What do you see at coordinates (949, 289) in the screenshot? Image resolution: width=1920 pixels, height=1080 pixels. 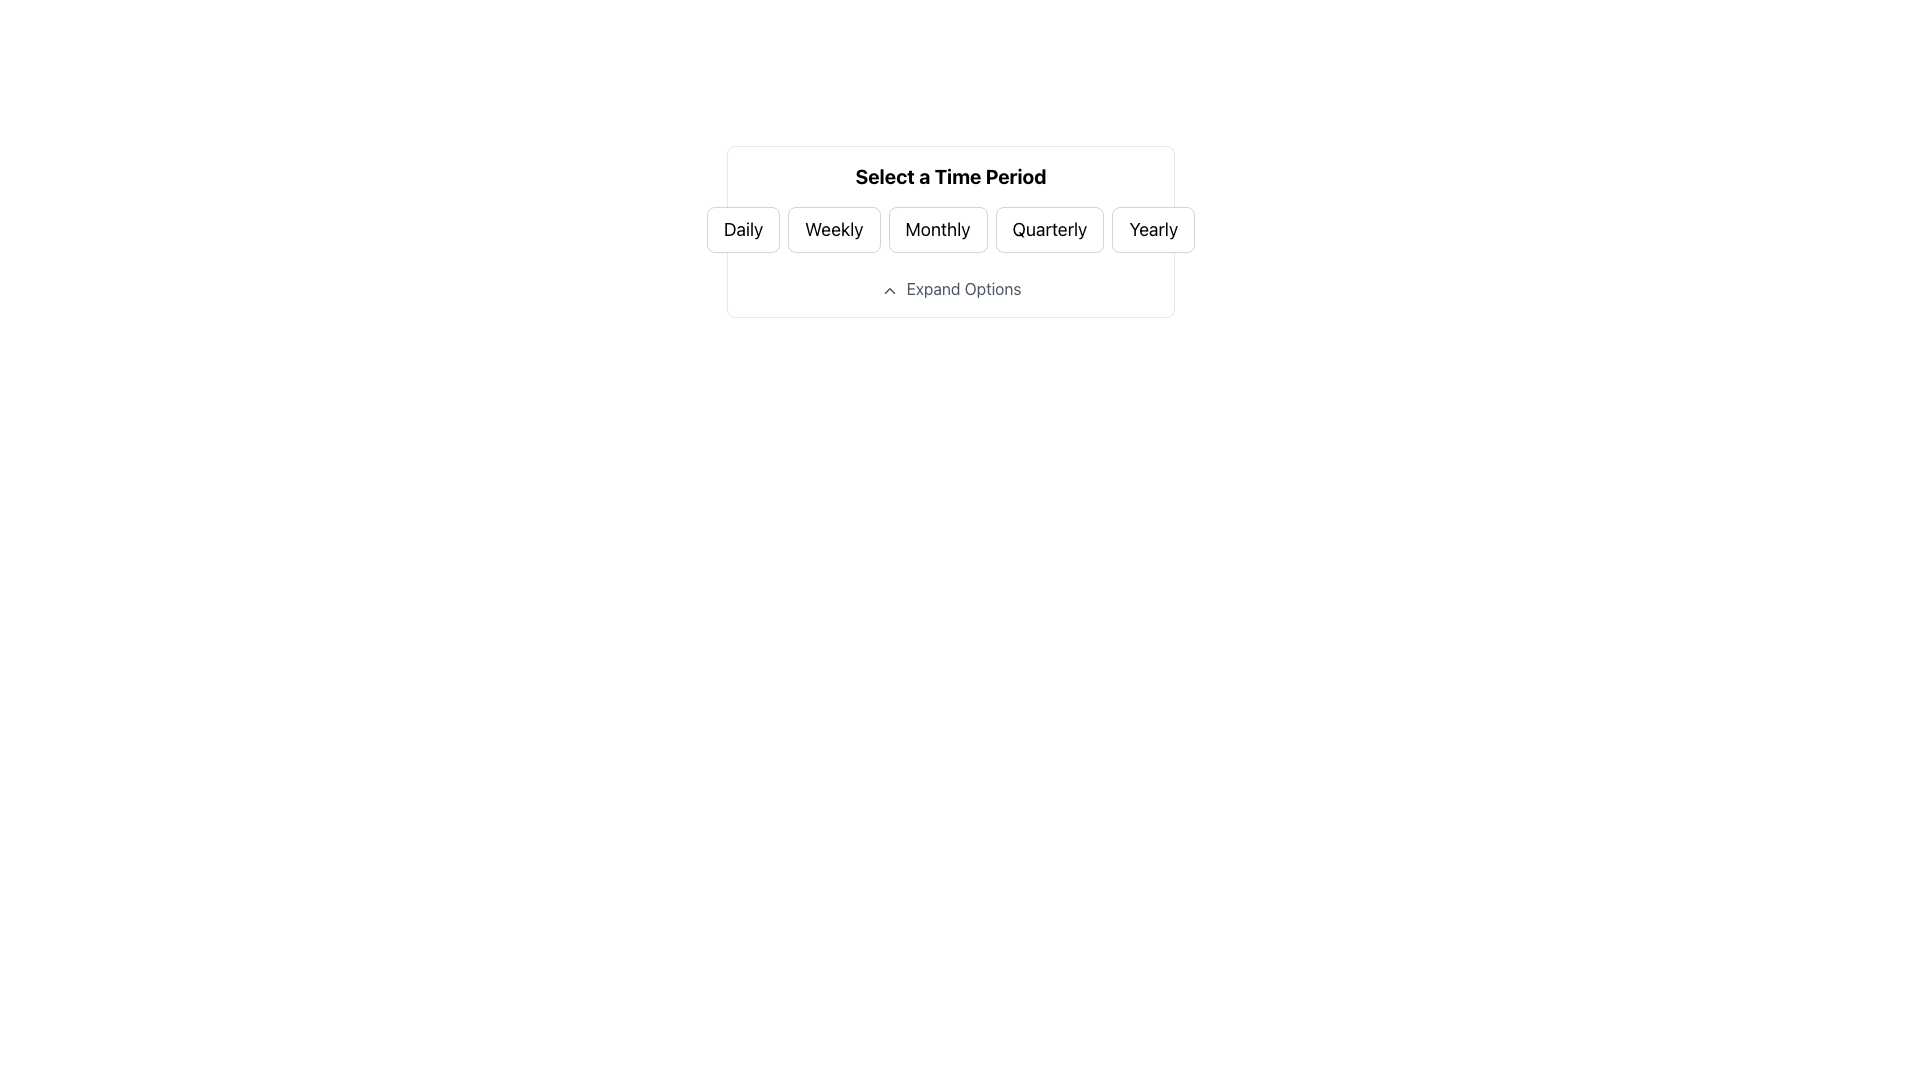 I see `the 'Expand Options' button, which is a horizontally aligned link or button with gray text and an upward chevron icon` at bounding box center [949, 289].